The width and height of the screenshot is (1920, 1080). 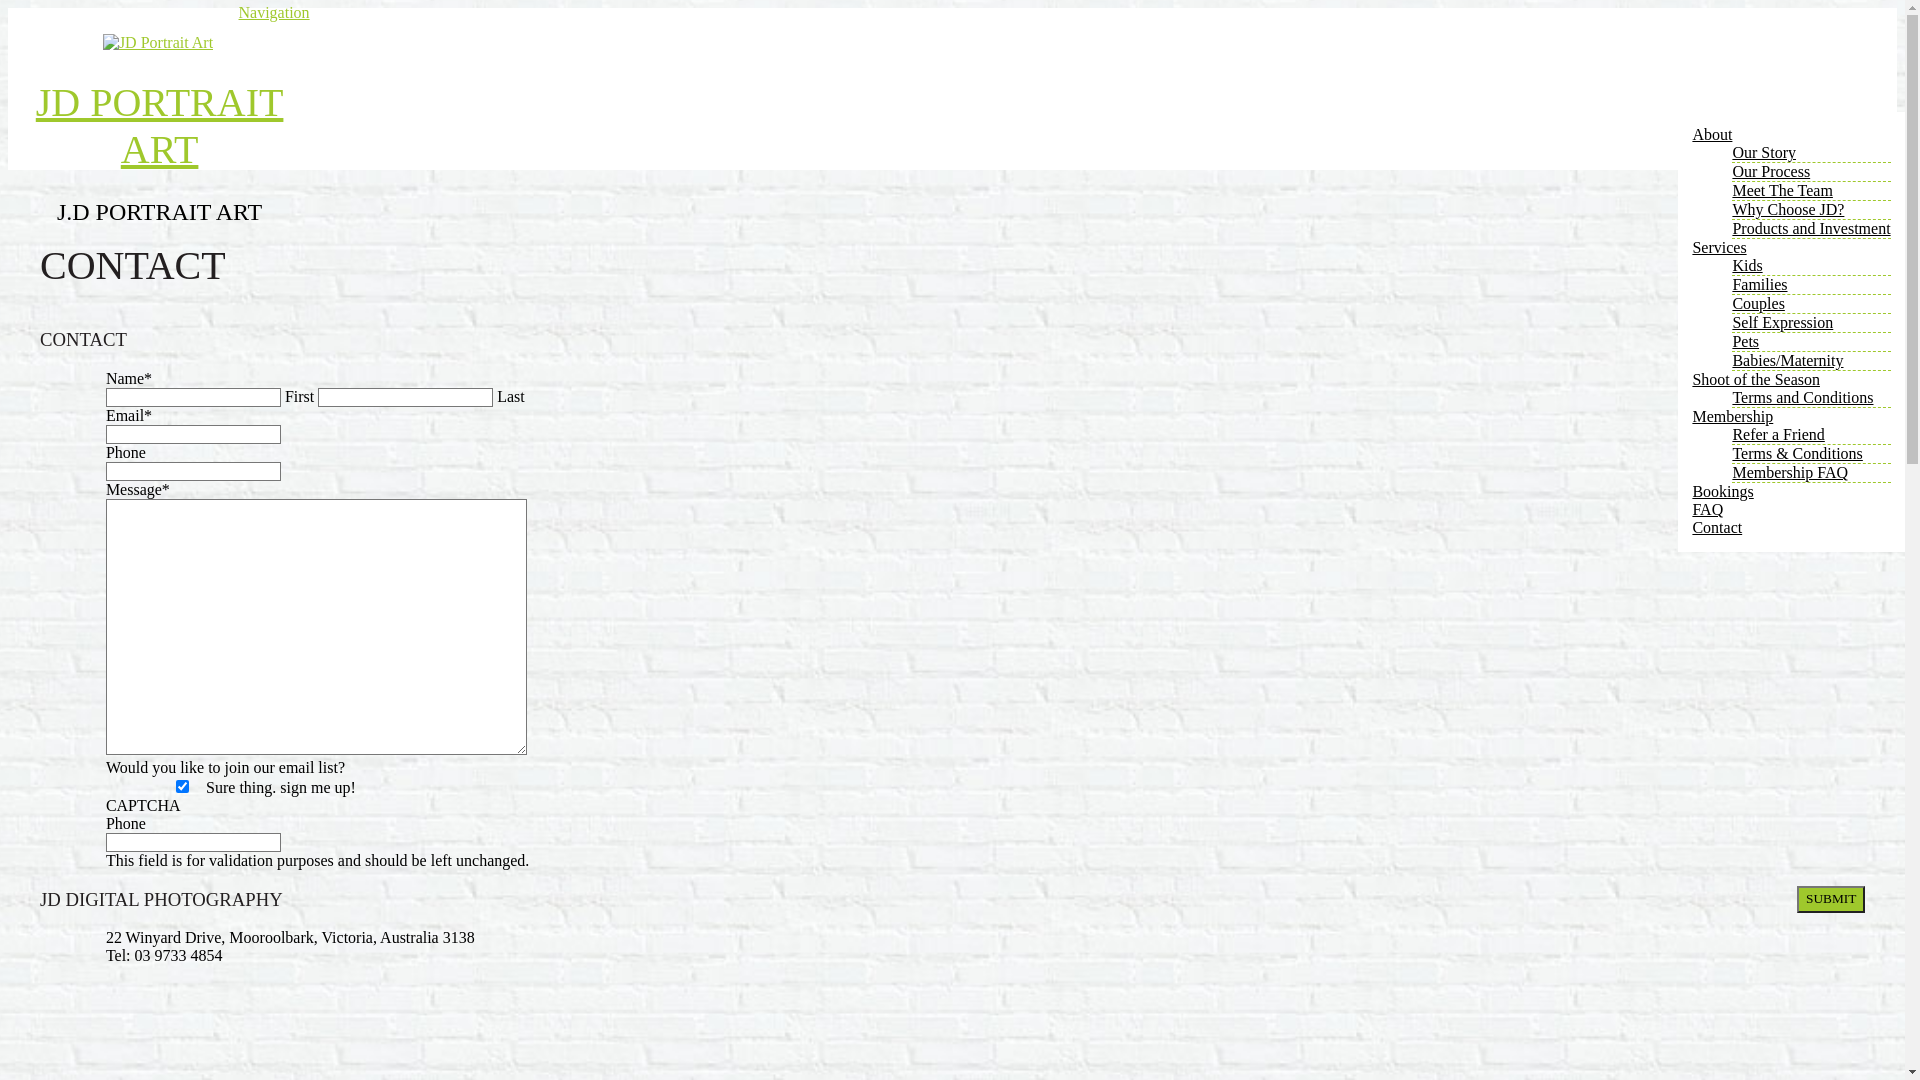 I want to click on 'Kids', so click(x=1746, y=264).